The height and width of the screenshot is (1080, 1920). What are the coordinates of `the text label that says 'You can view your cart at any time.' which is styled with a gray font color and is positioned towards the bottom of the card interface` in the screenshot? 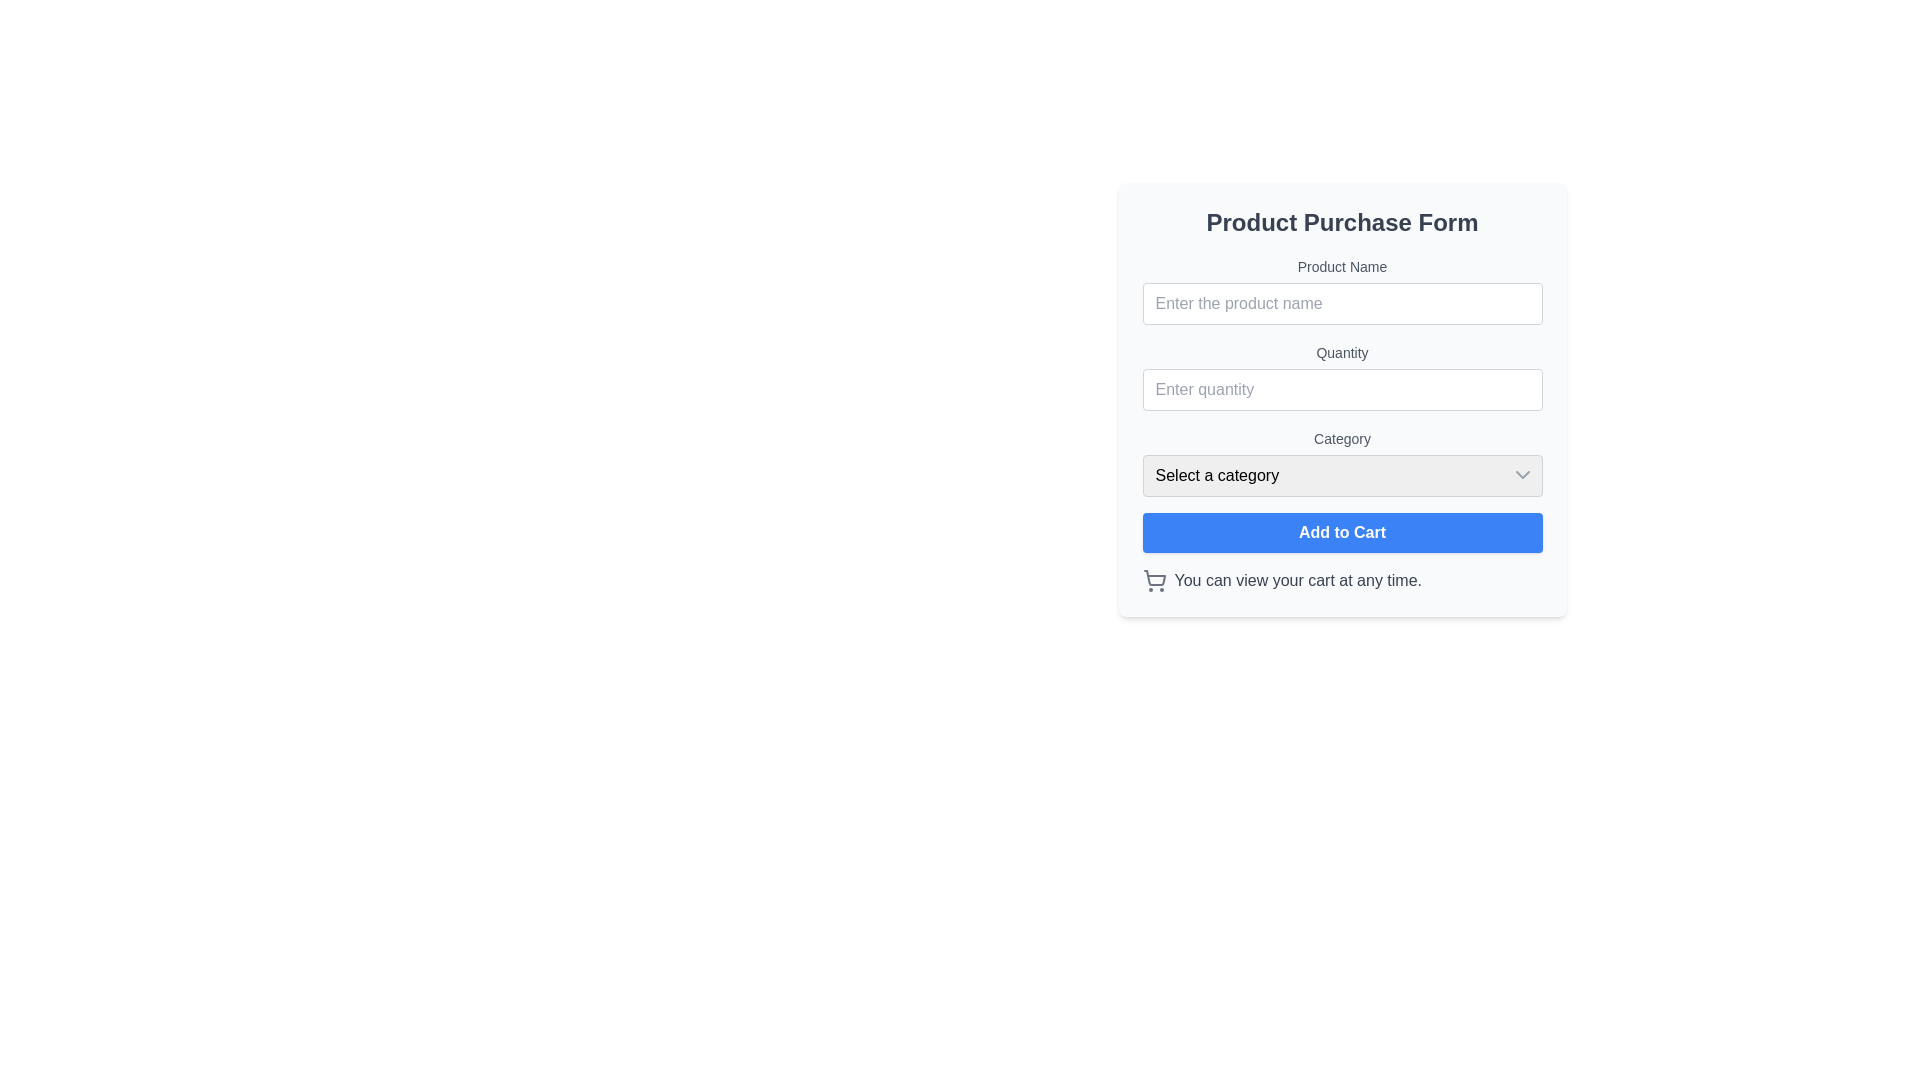 It's located at (1298, 581).